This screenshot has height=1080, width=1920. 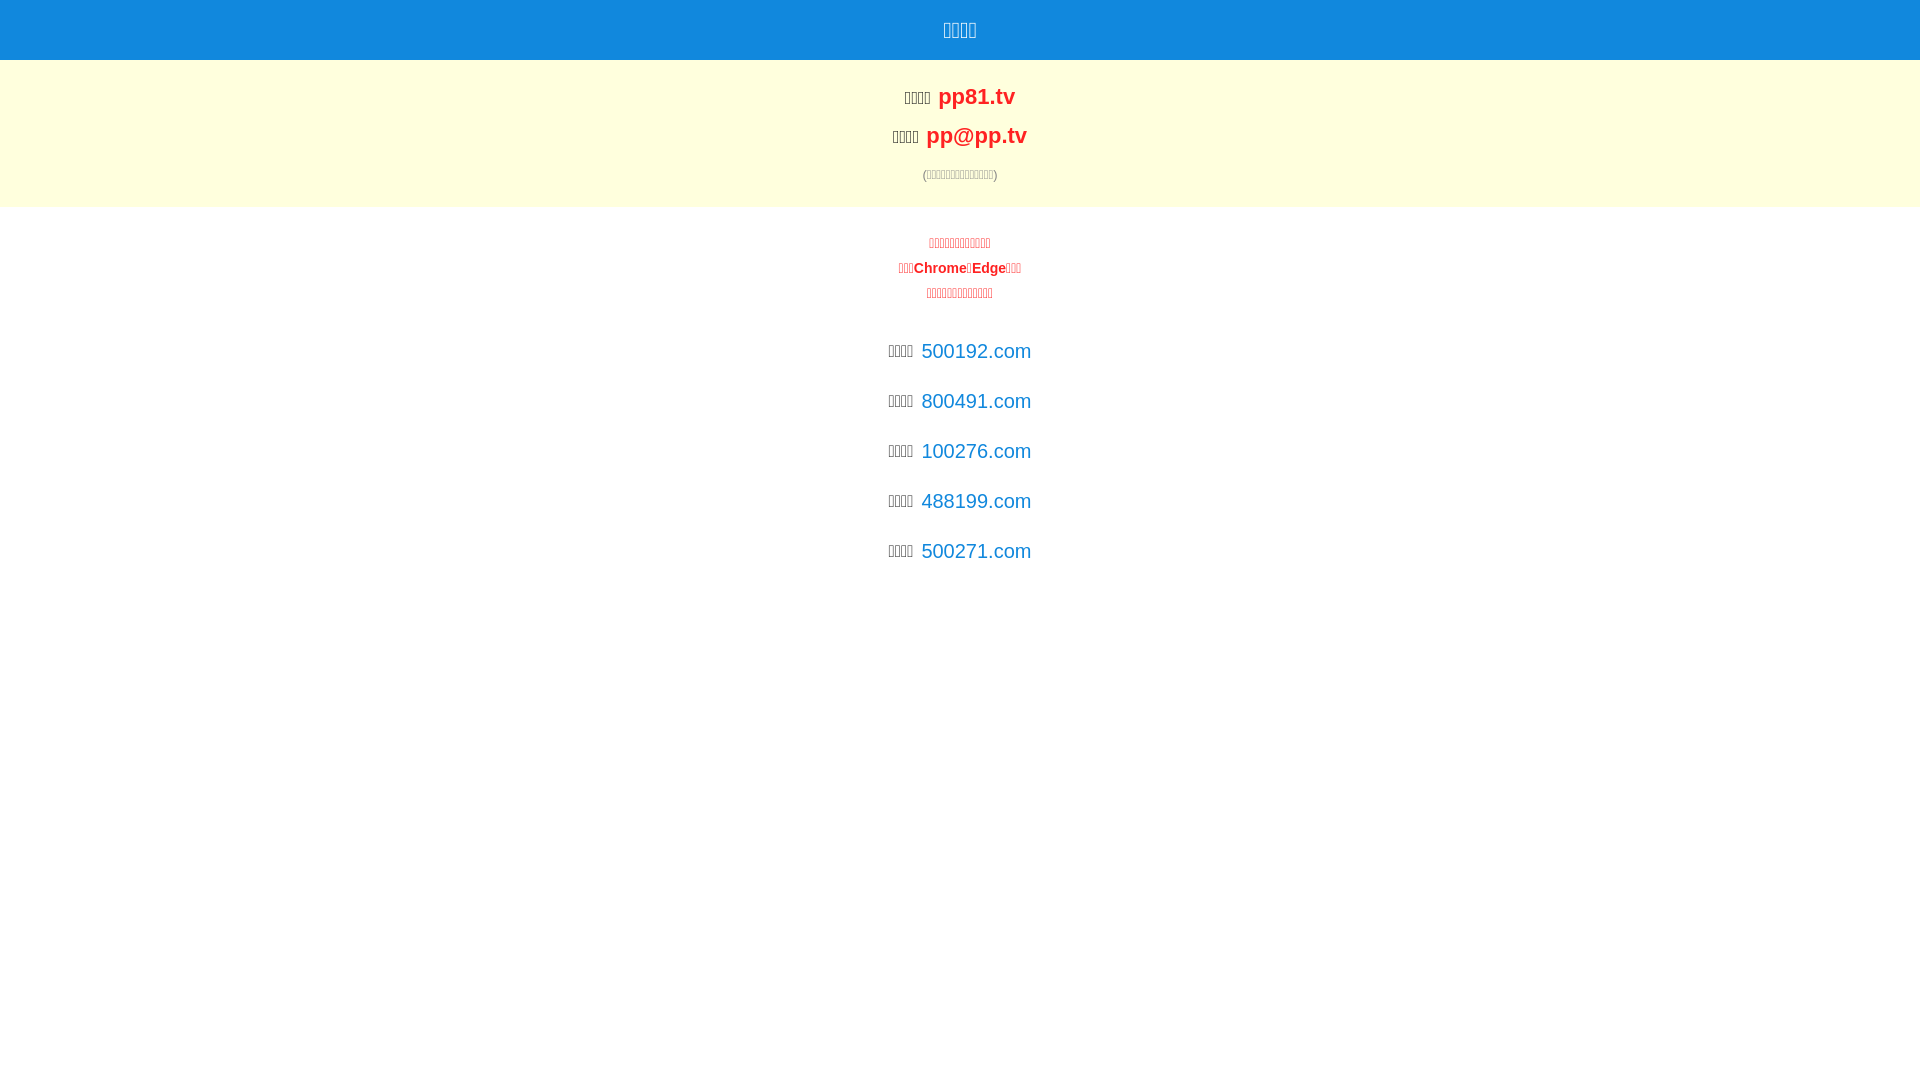 What do you see at coordinates (920, 401) in the screenshot?
I see `'800491.com'` at bounding box center [920, 401].